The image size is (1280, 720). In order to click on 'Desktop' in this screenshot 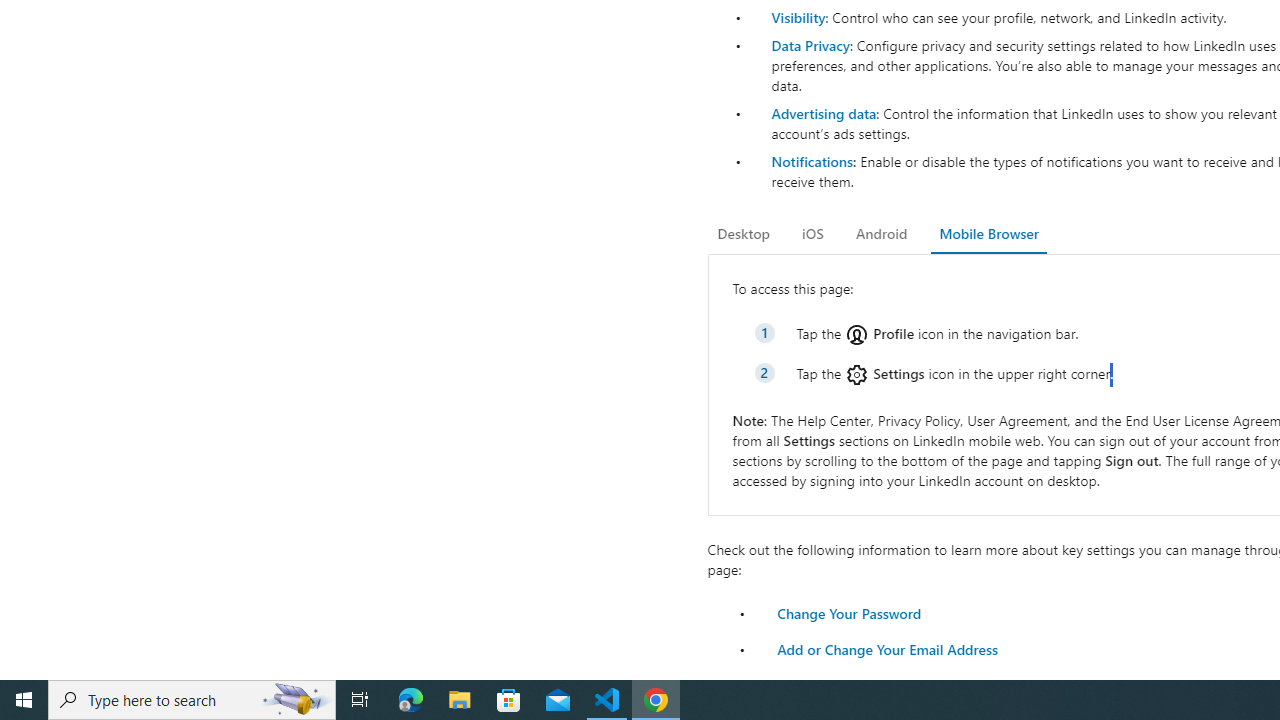, I will do `click(743, 233)`.